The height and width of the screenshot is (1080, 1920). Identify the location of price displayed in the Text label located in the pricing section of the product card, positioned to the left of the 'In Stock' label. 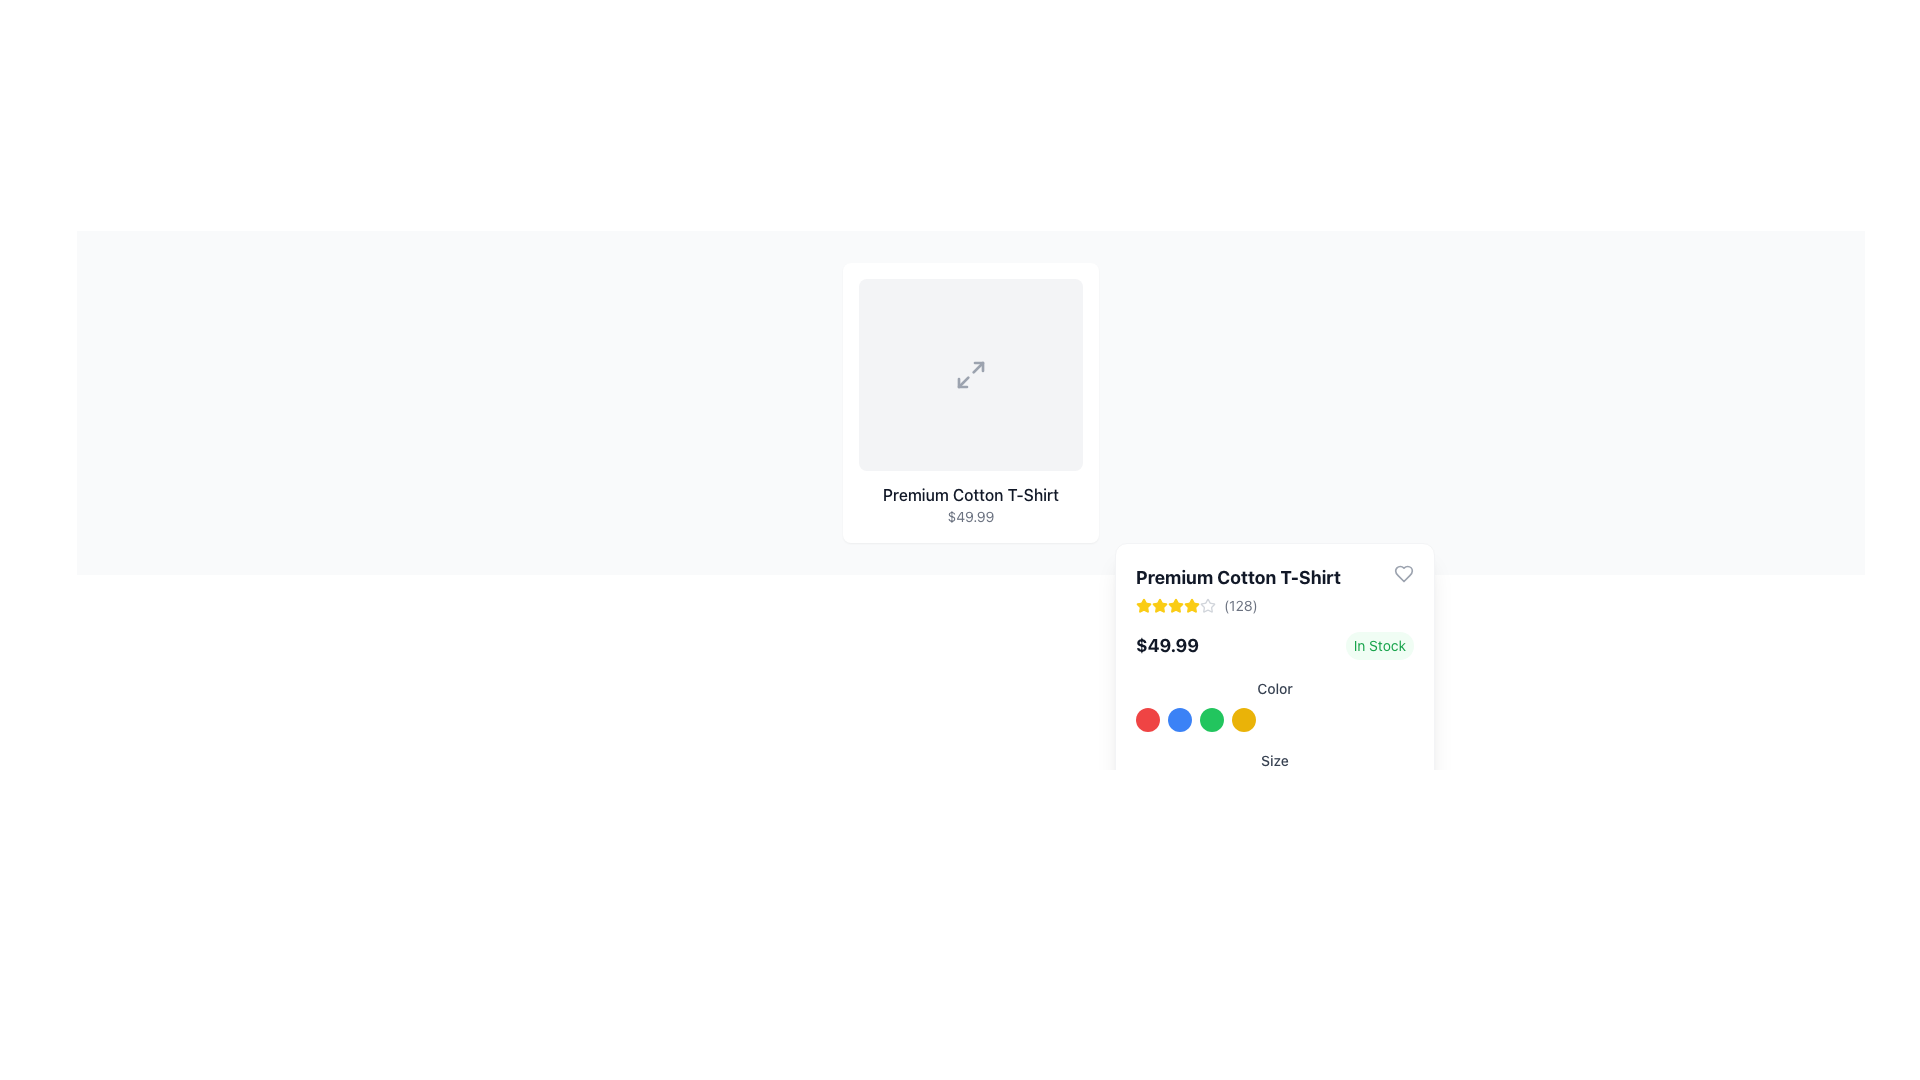
(1167, 645).